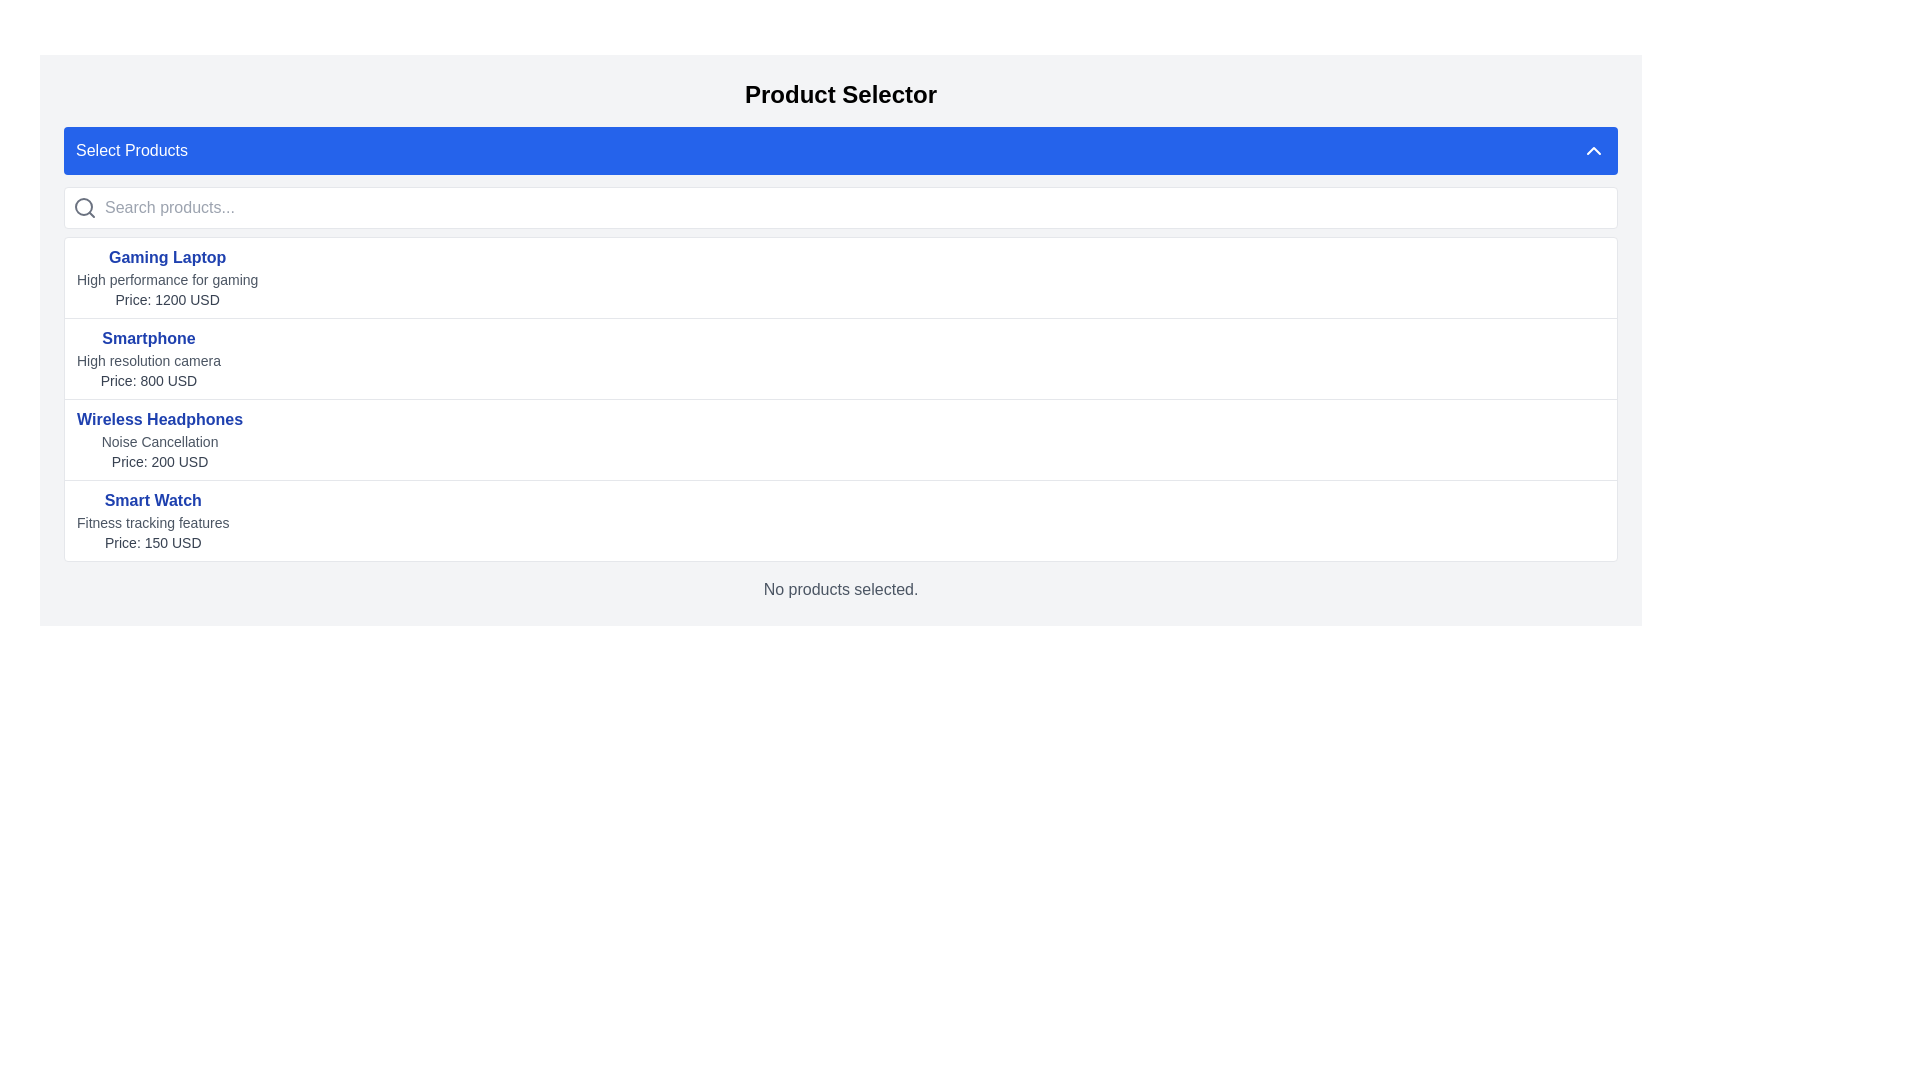  I want to click on the List item displaying details of the Wireless Headphones, which is located in the third row of the product list, so click(160, 438).